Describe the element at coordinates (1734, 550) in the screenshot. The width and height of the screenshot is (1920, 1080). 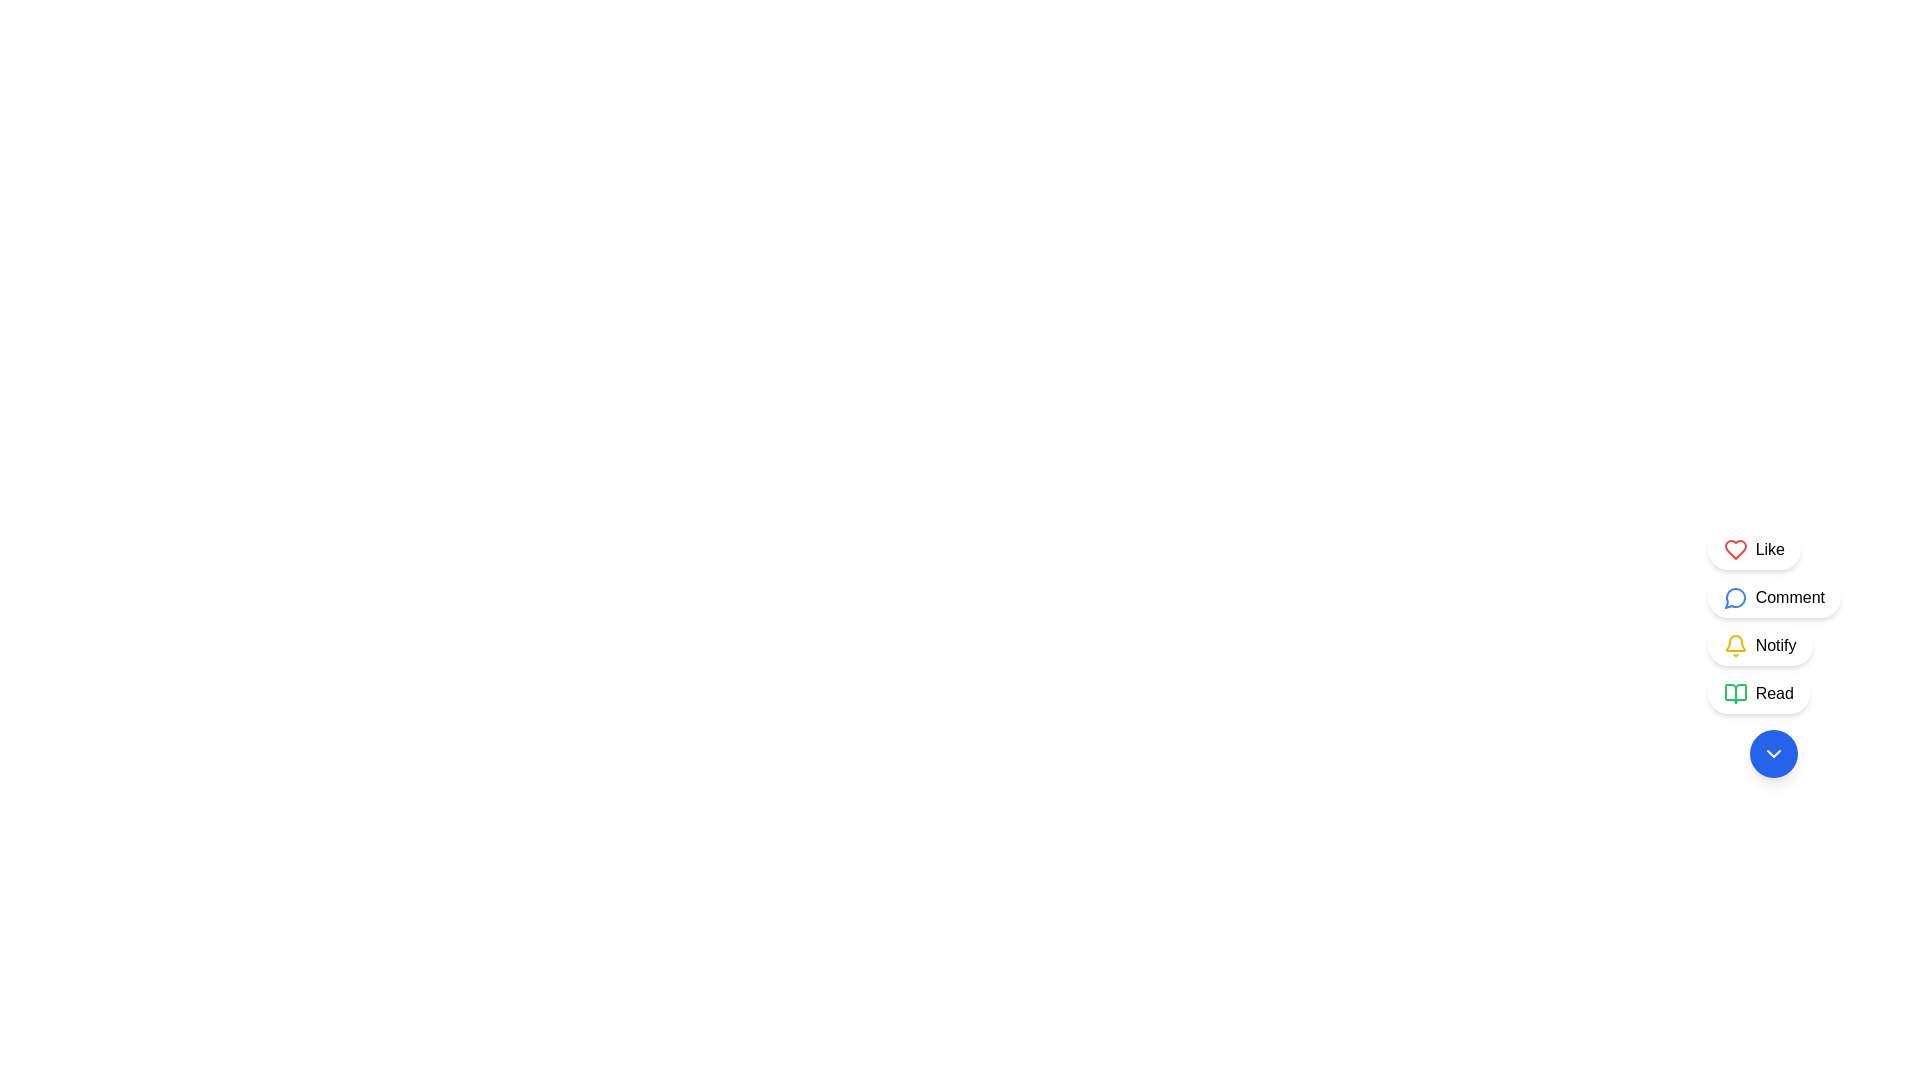
I see `the heart icon in the lower-right corner of the interface to register a like` at that location.